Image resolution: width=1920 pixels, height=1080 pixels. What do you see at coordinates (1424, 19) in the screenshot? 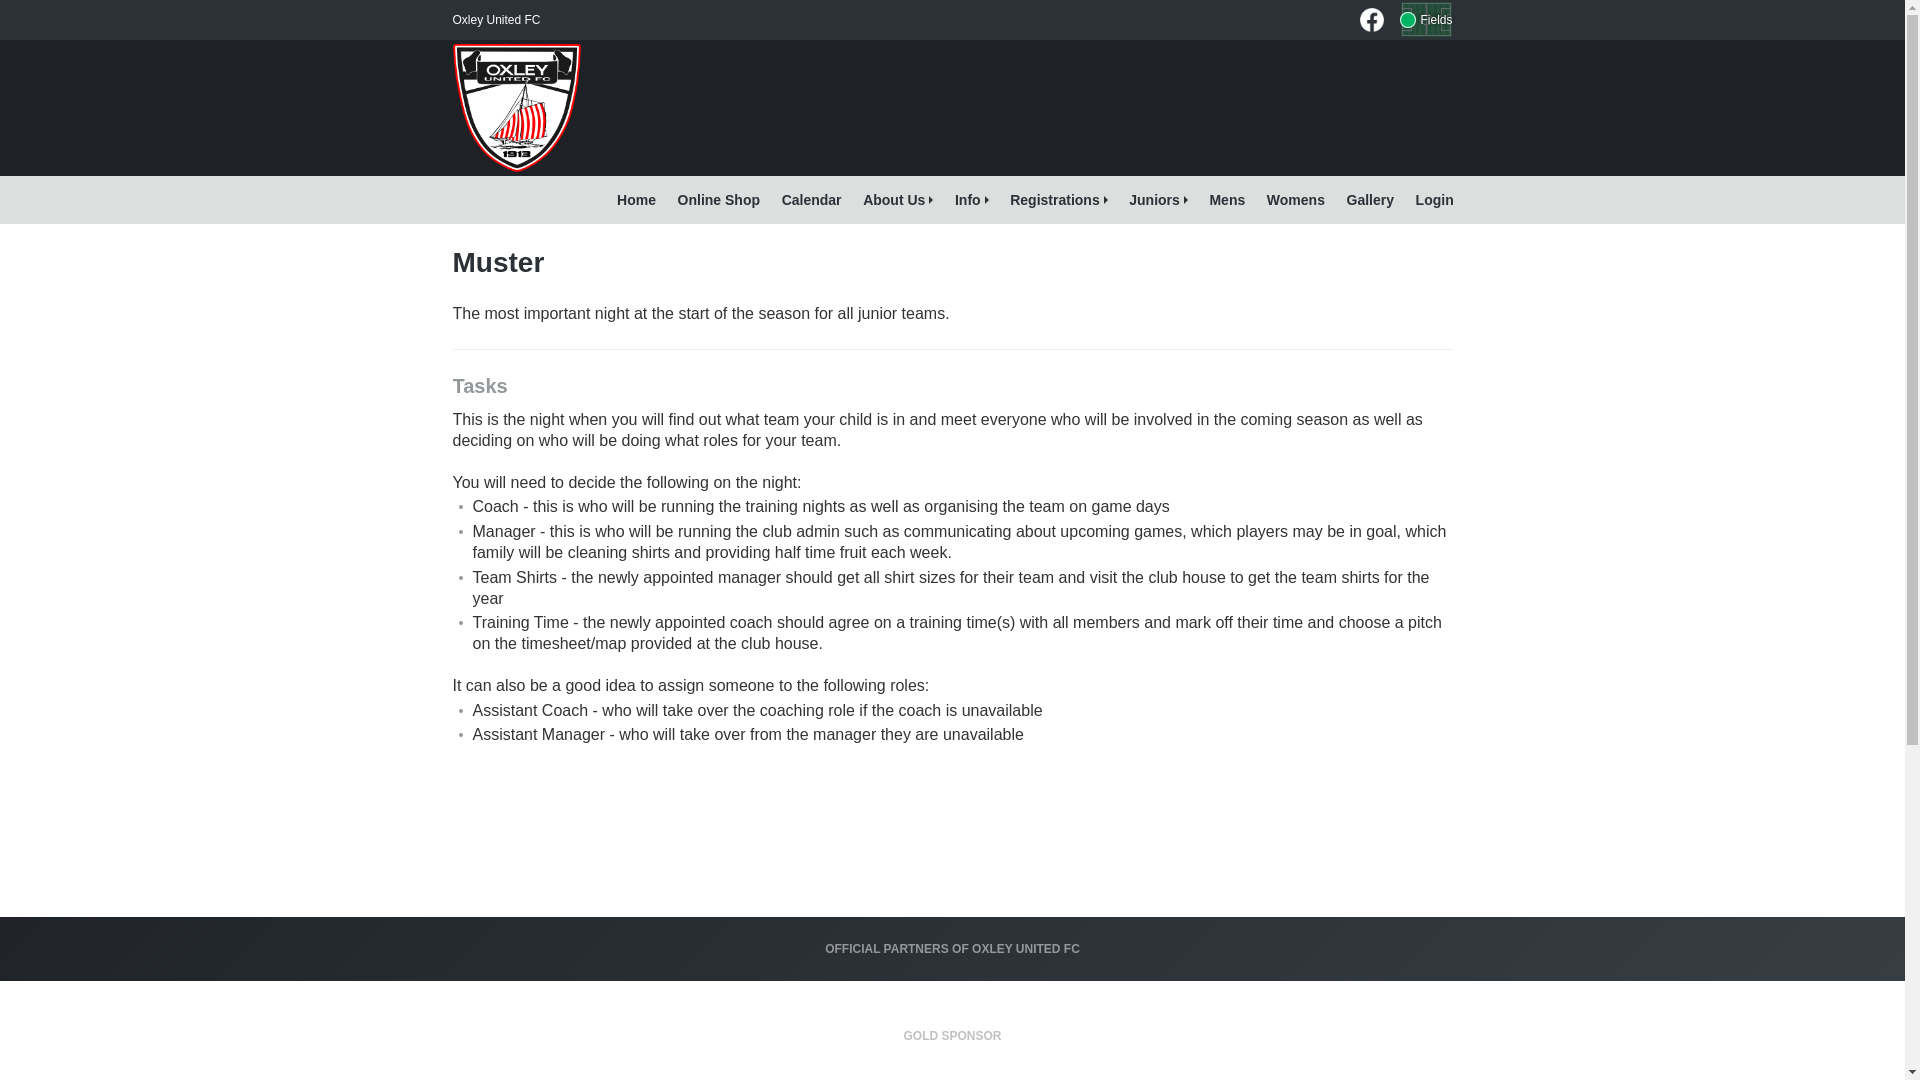
I see `'Fields'` at bounding box center [1424, 19].